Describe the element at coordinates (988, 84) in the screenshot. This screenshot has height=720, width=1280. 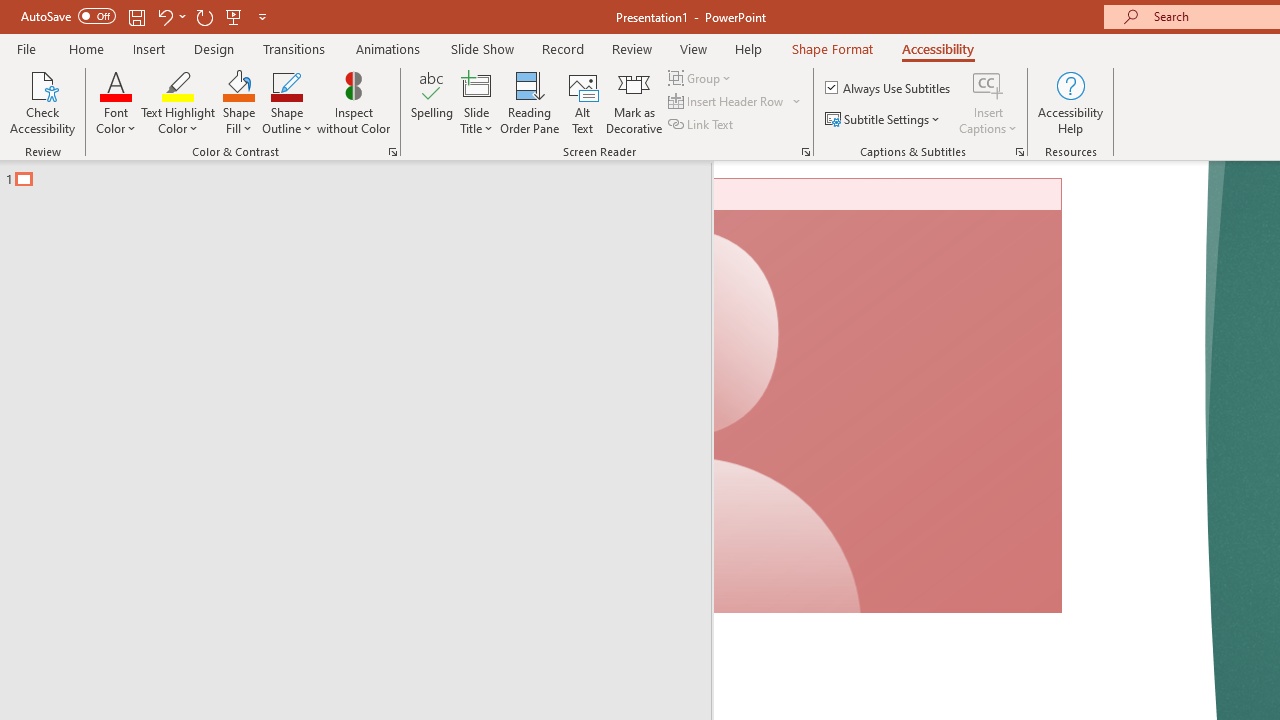
I see `'Insert Captions'` at that location.